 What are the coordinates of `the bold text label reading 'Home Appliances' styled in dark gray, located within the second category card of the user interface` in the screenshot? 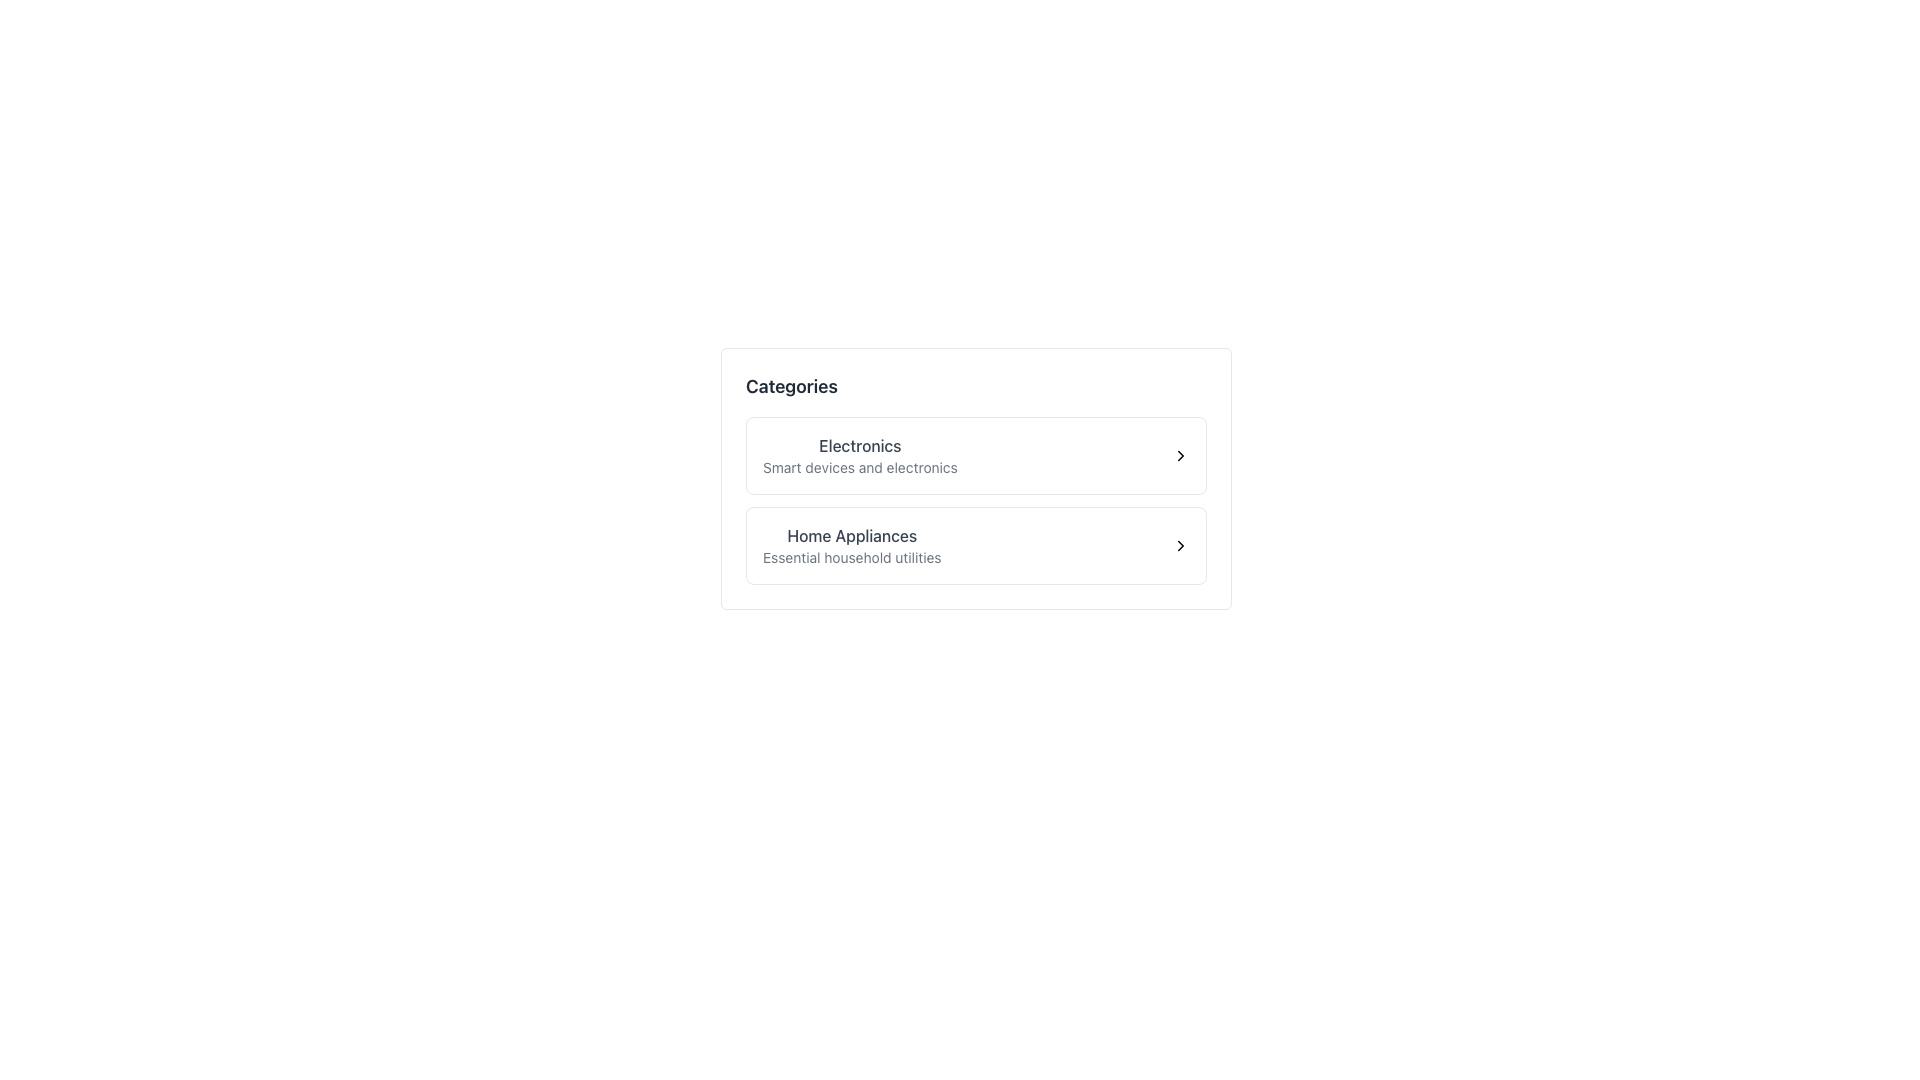 It's located at (852, 535).